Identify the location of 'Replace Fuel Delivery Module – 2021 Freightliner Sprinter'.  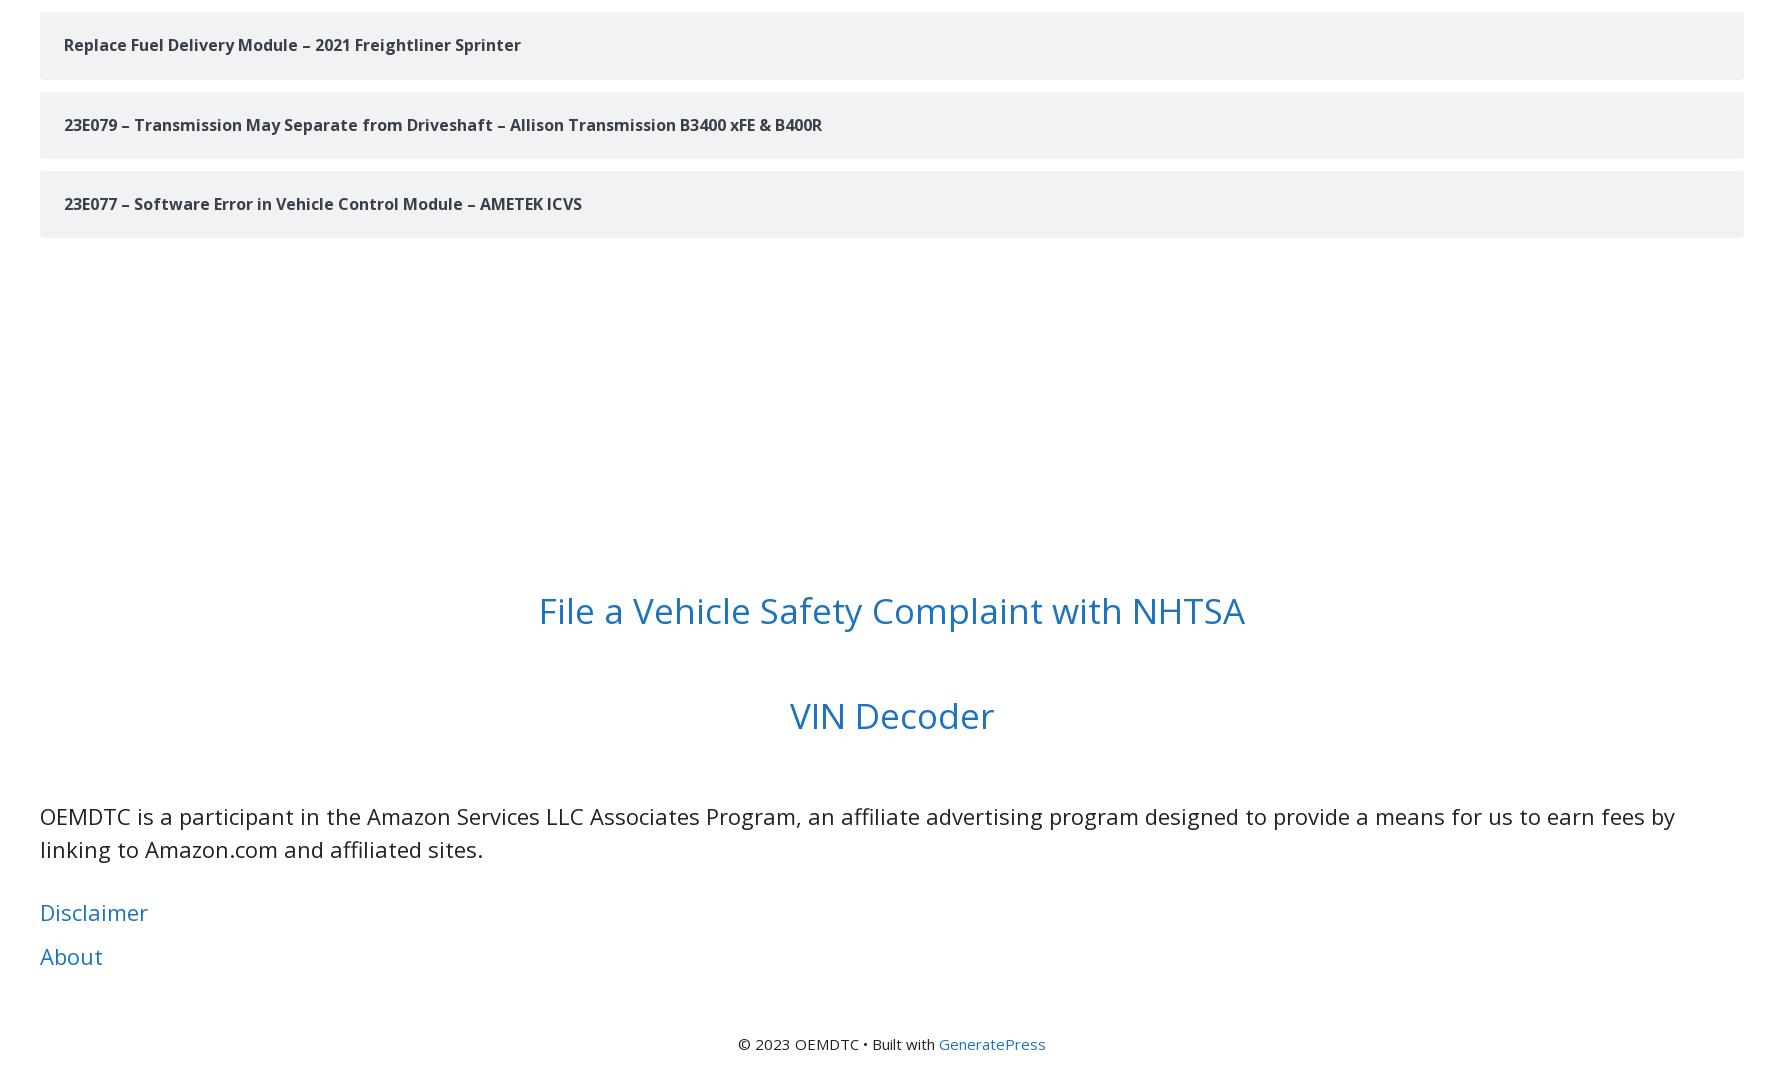
(292, 43).